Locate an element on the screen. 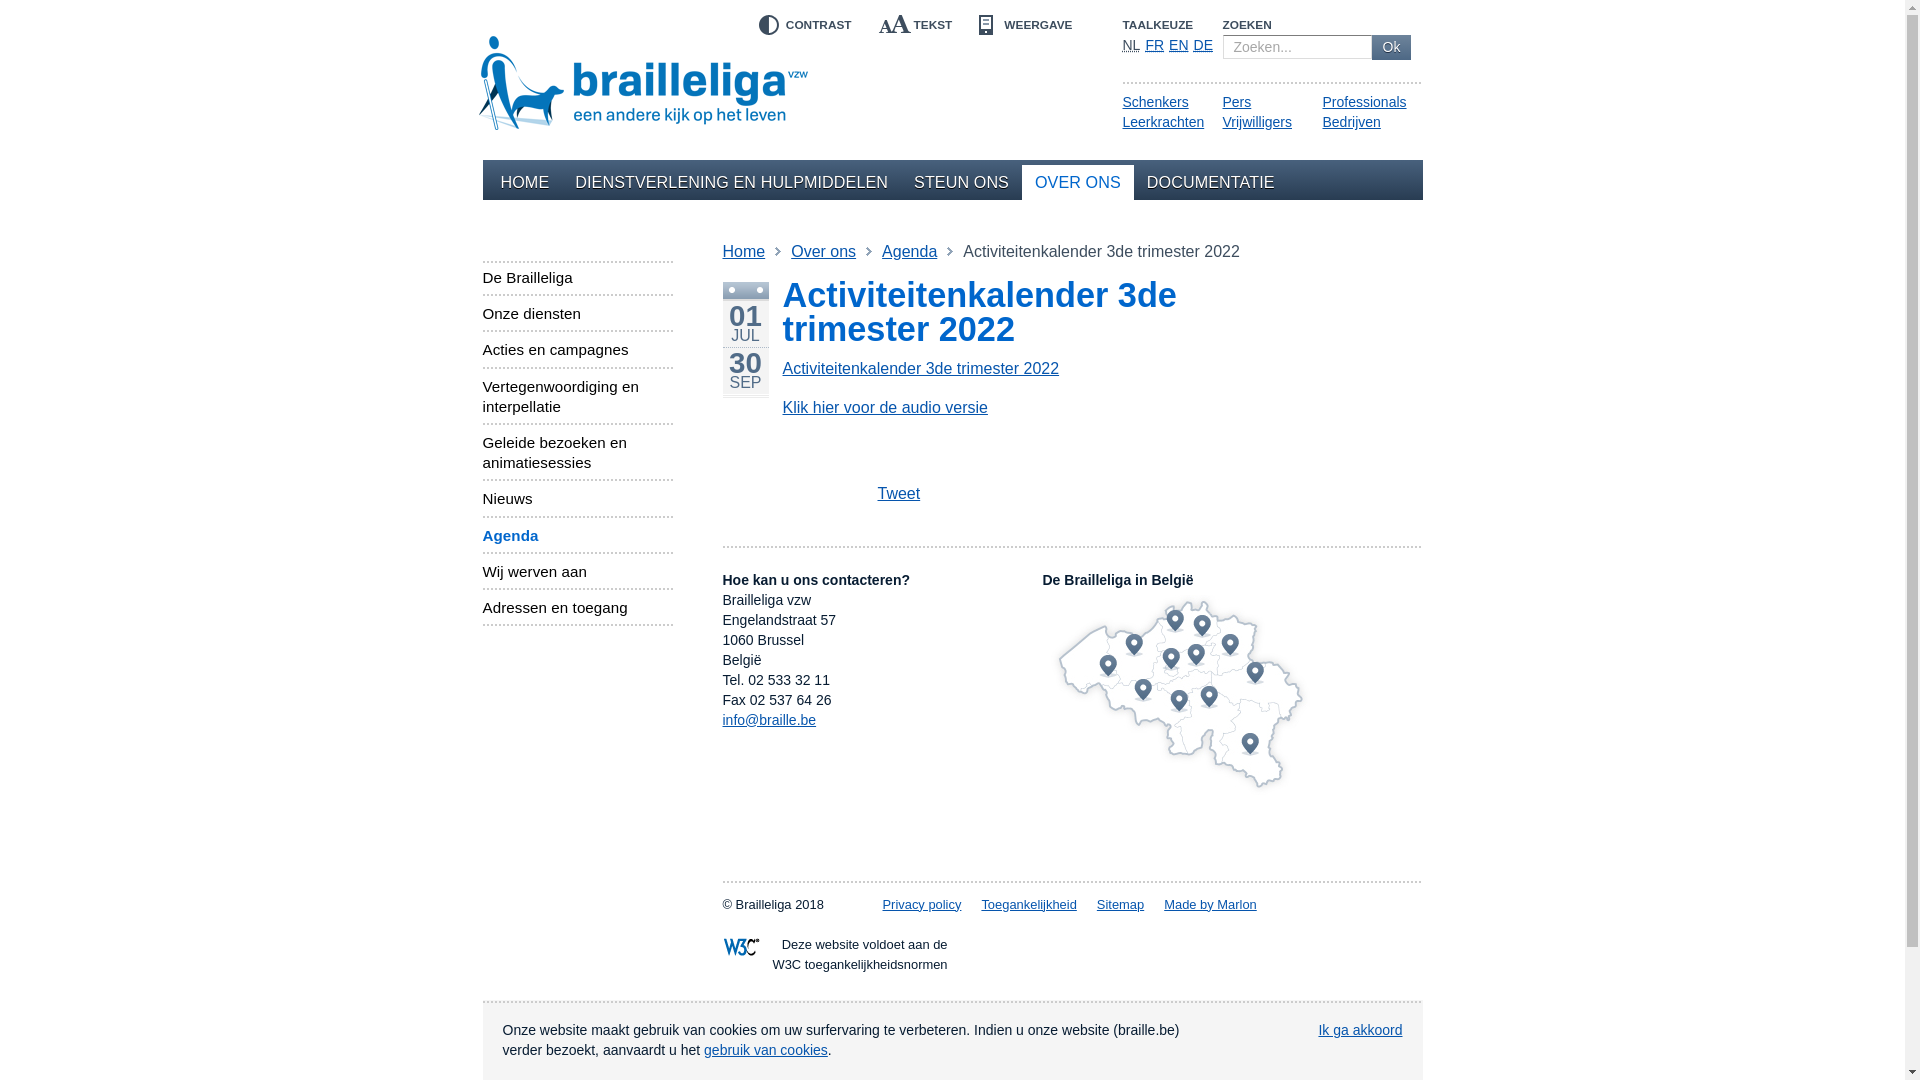  'Onze diensten' is located at coordinates (481, 313).